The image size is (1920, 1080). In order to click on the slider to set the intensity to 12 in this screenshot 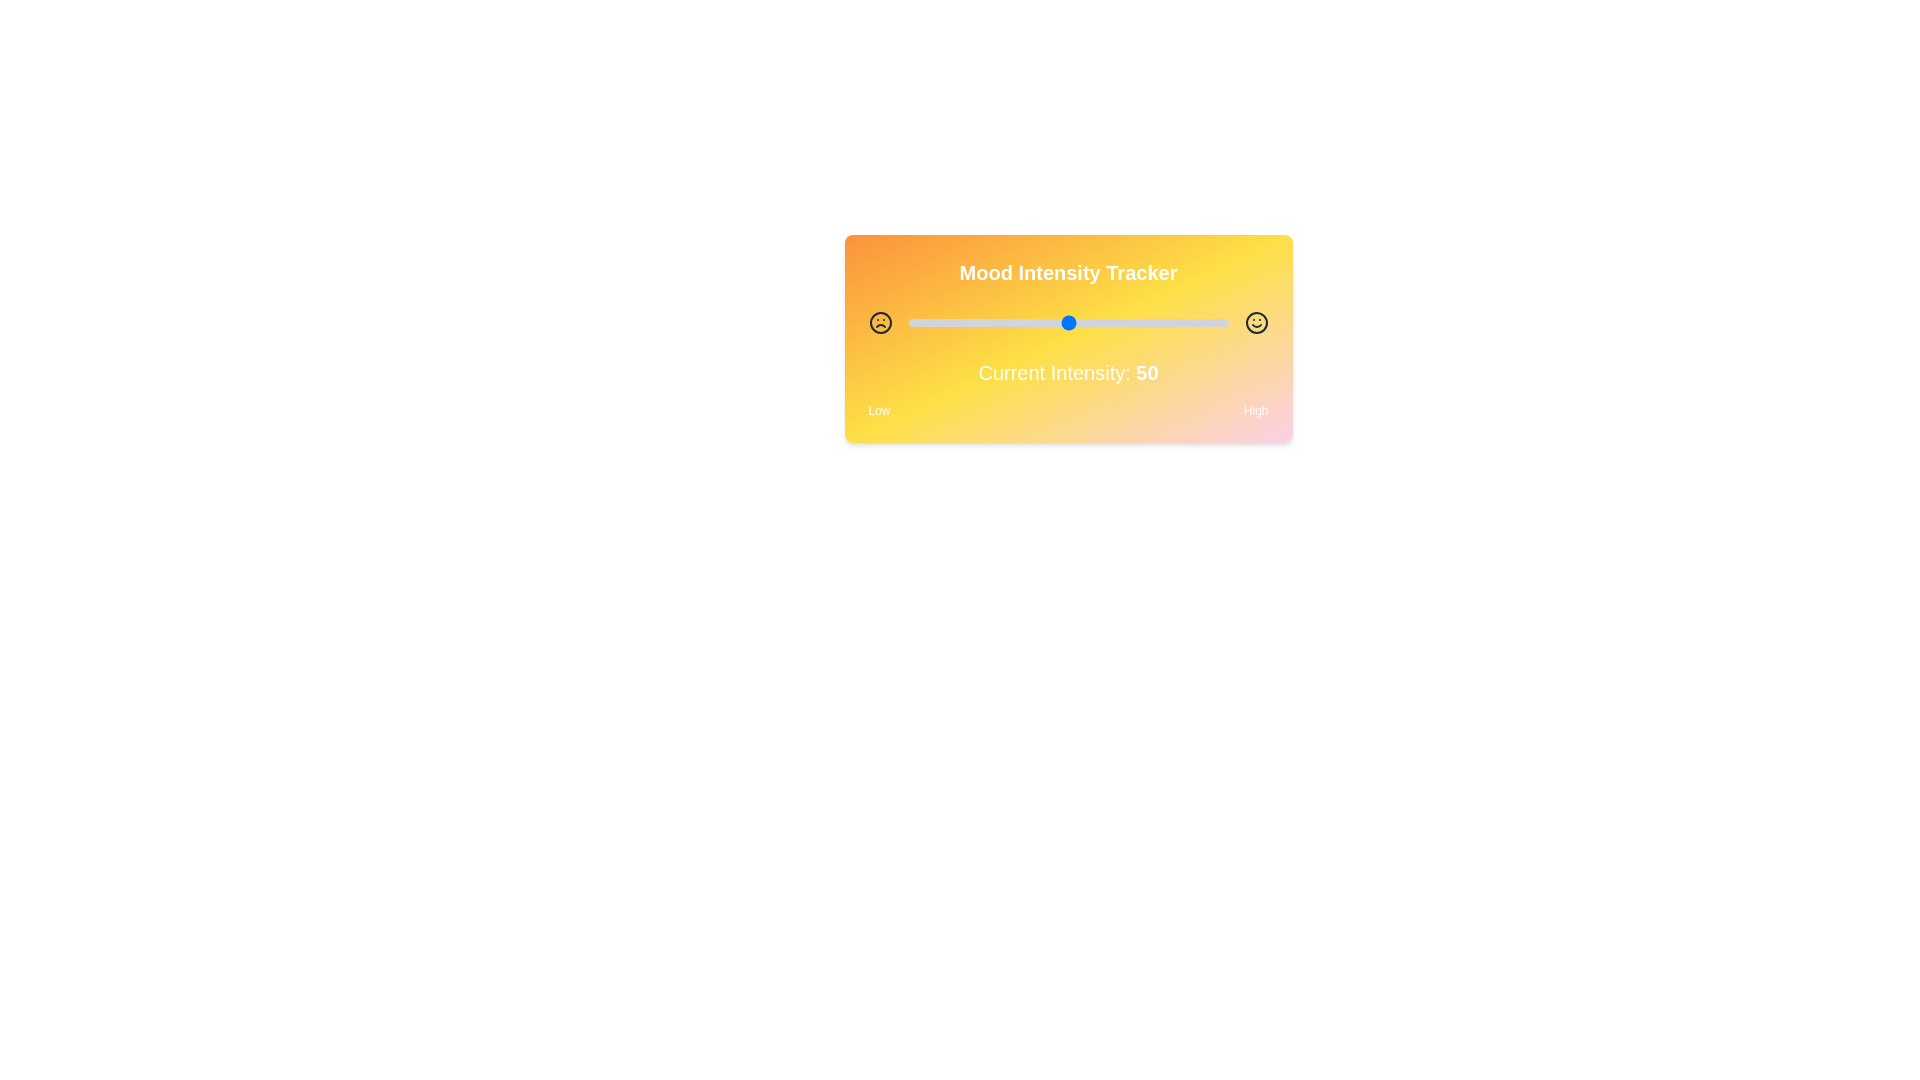, I will do `click(945, 322)`.